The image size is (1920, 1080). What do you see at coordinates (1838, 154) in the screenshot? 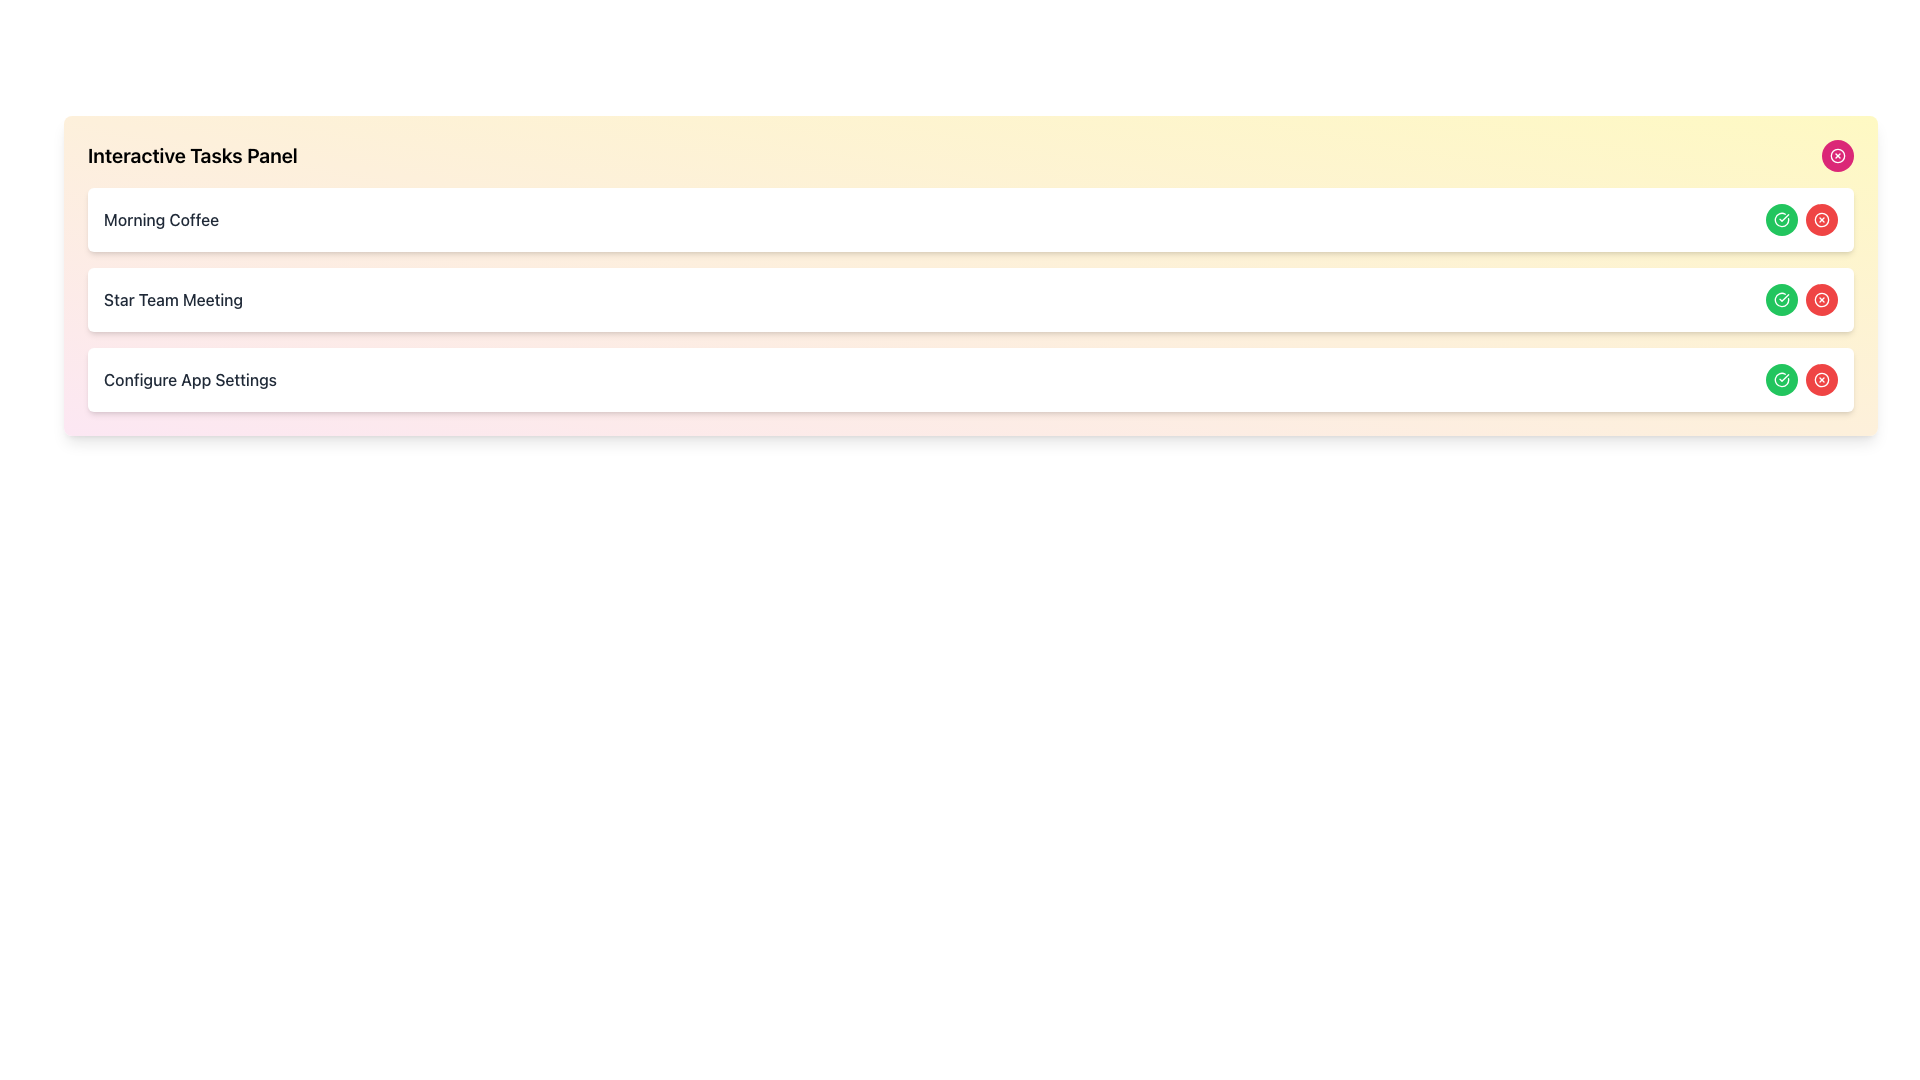
I see `the circular pink button with a white outline and central white-crossed mark located in the upper-right corner of the interactive tasks panel` at bounding box center [1838, 154].